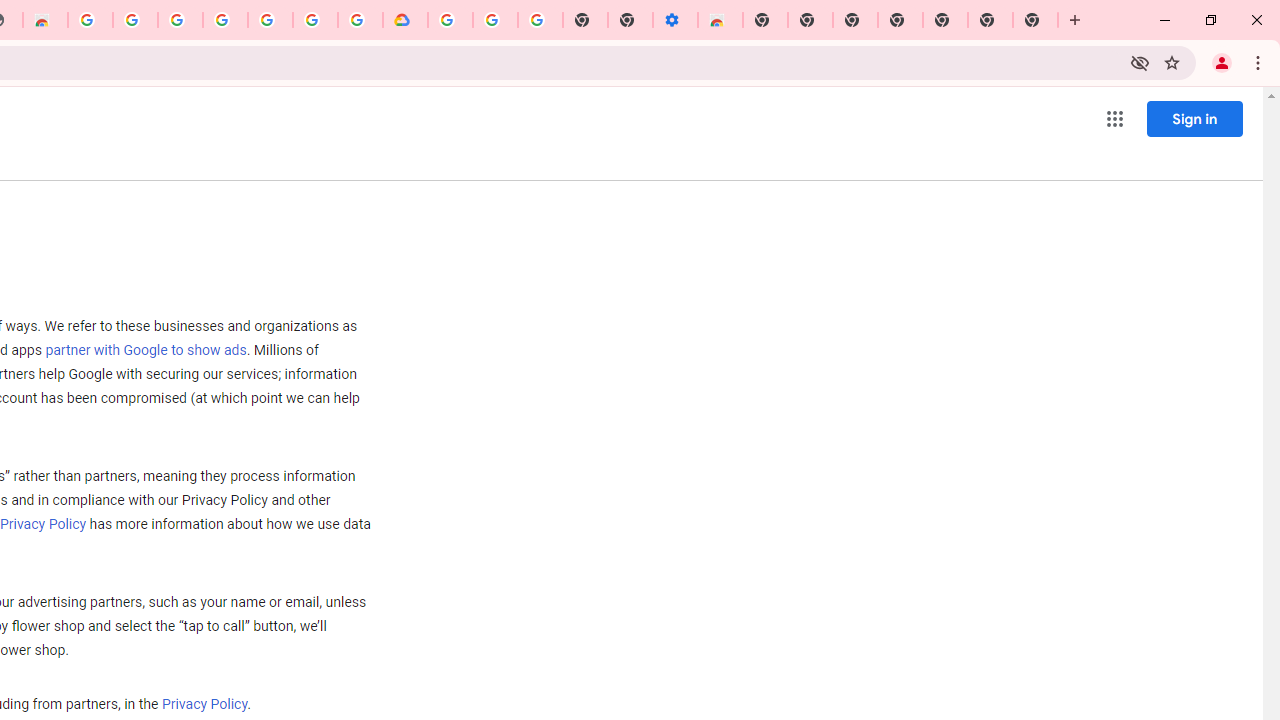 Image resolution: width=1280 pixels, height=720 pixels. I want to click on 'New Tab', so click(1035, 20).